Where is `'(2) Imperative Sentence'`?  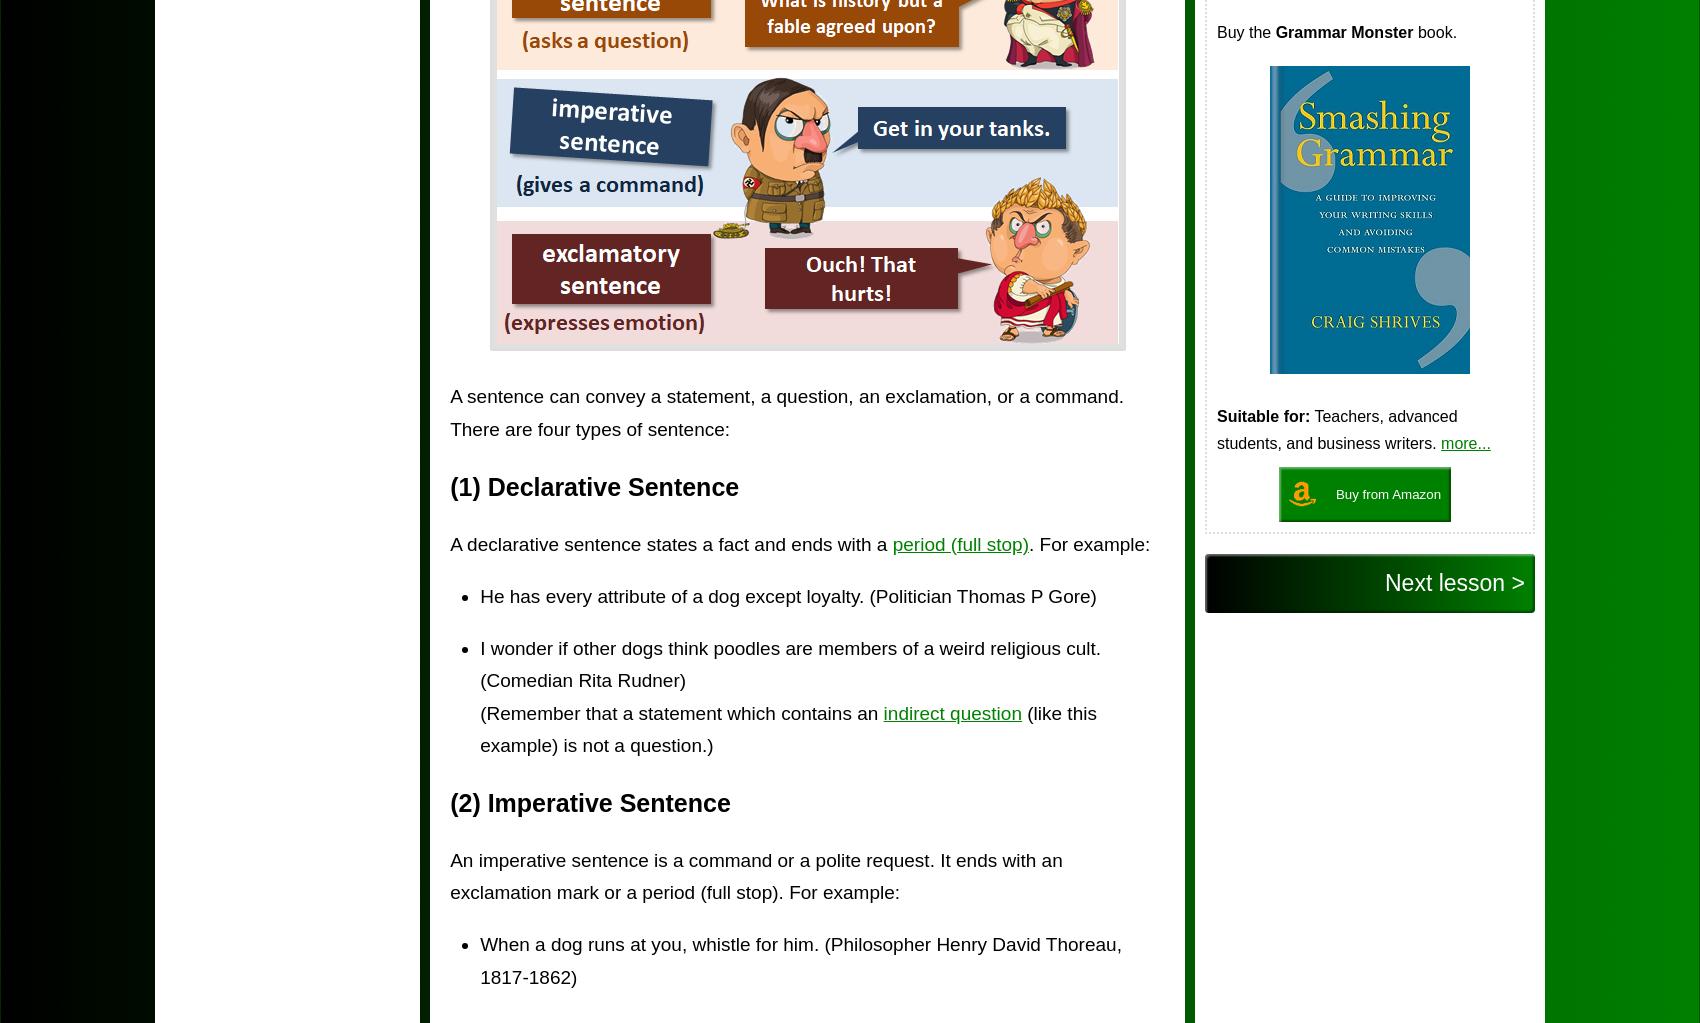
'(2) Imperative Sentence' is located at coordinates (589, 802).